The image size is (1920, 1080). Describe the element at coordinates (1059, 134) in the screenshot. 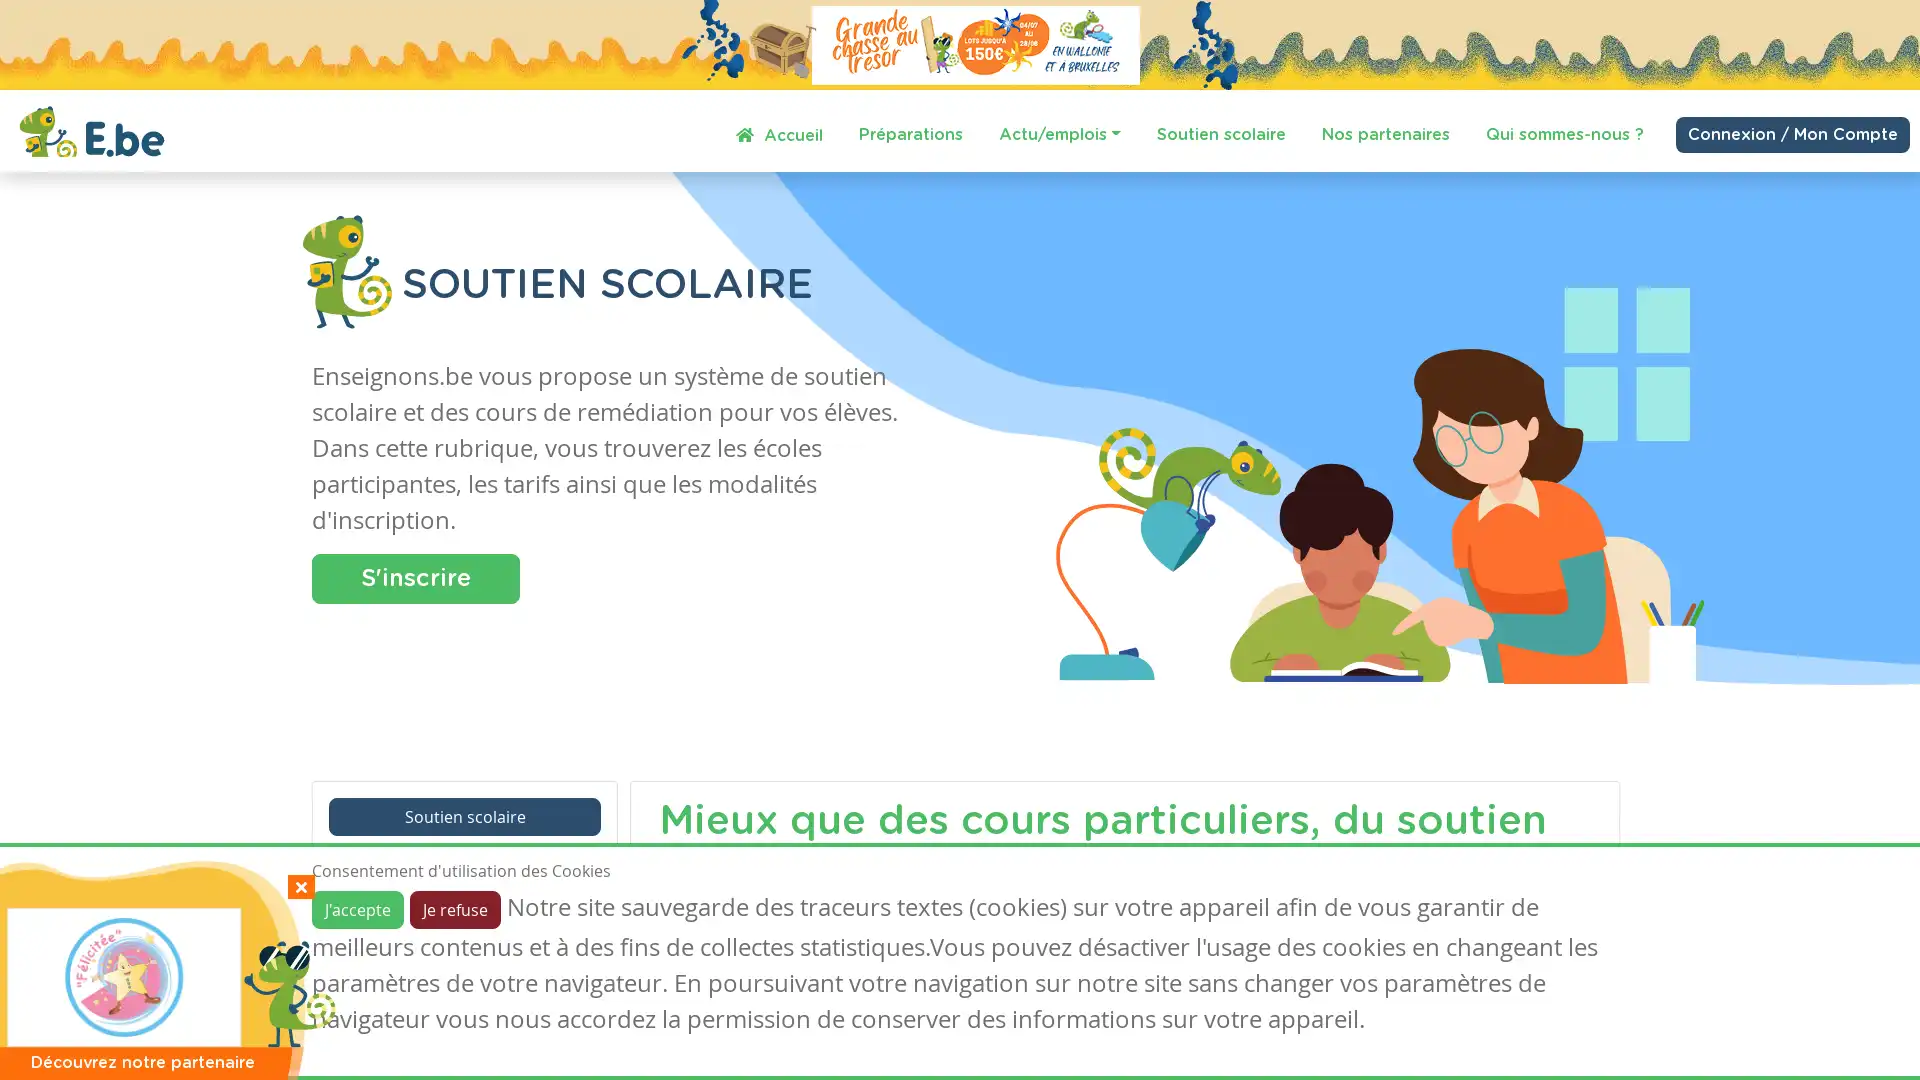

I see `Actu/emplois` at that location.